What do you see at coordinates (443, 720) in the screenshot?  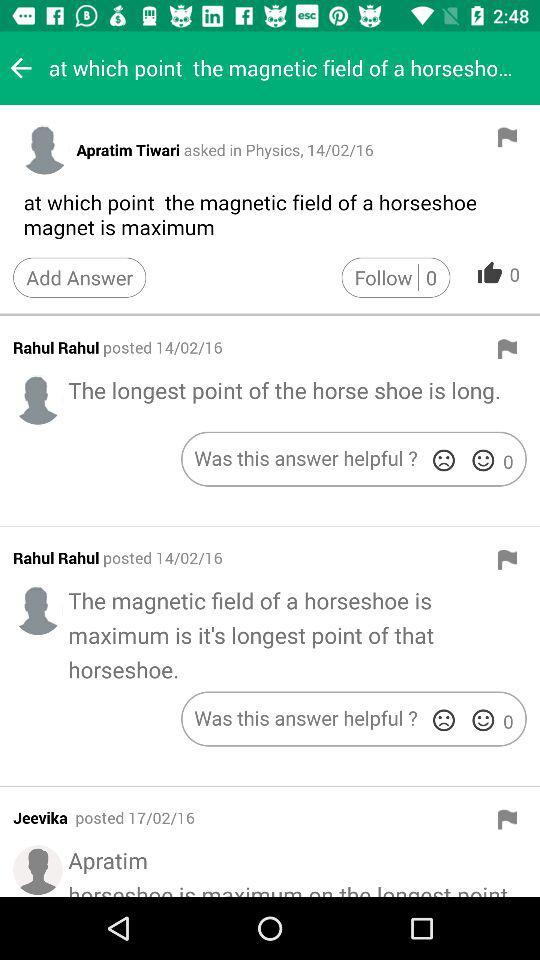 I see `express dissatisfaction with answer` at bounding box center [443, 720].